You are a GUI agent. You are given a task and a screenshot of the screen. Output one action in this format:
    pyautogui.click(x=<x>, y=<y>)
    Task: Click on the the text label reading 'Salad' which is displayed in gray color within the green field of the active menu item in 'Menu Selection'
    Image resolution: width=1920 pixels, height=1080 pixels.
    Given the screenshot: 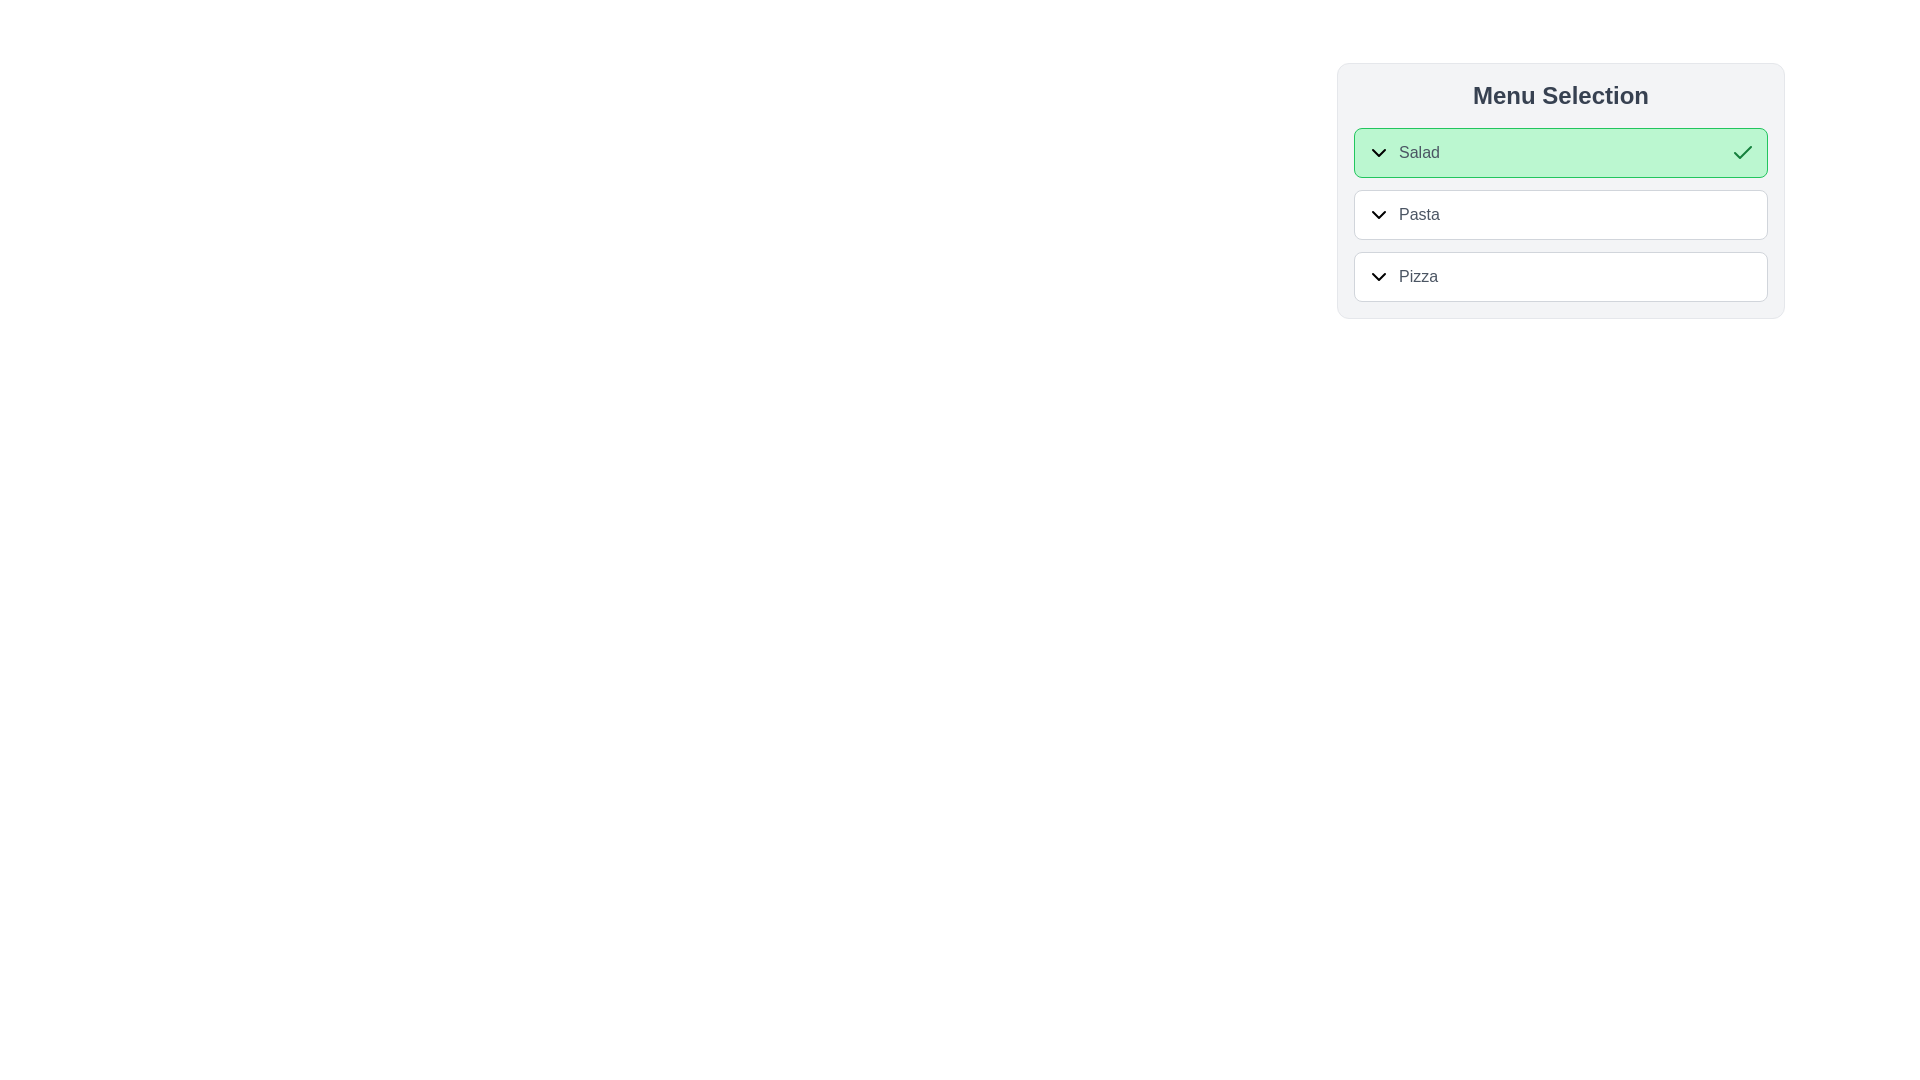 What is the action you would take?
    pyautogui.click(x=1418, y=152)
    